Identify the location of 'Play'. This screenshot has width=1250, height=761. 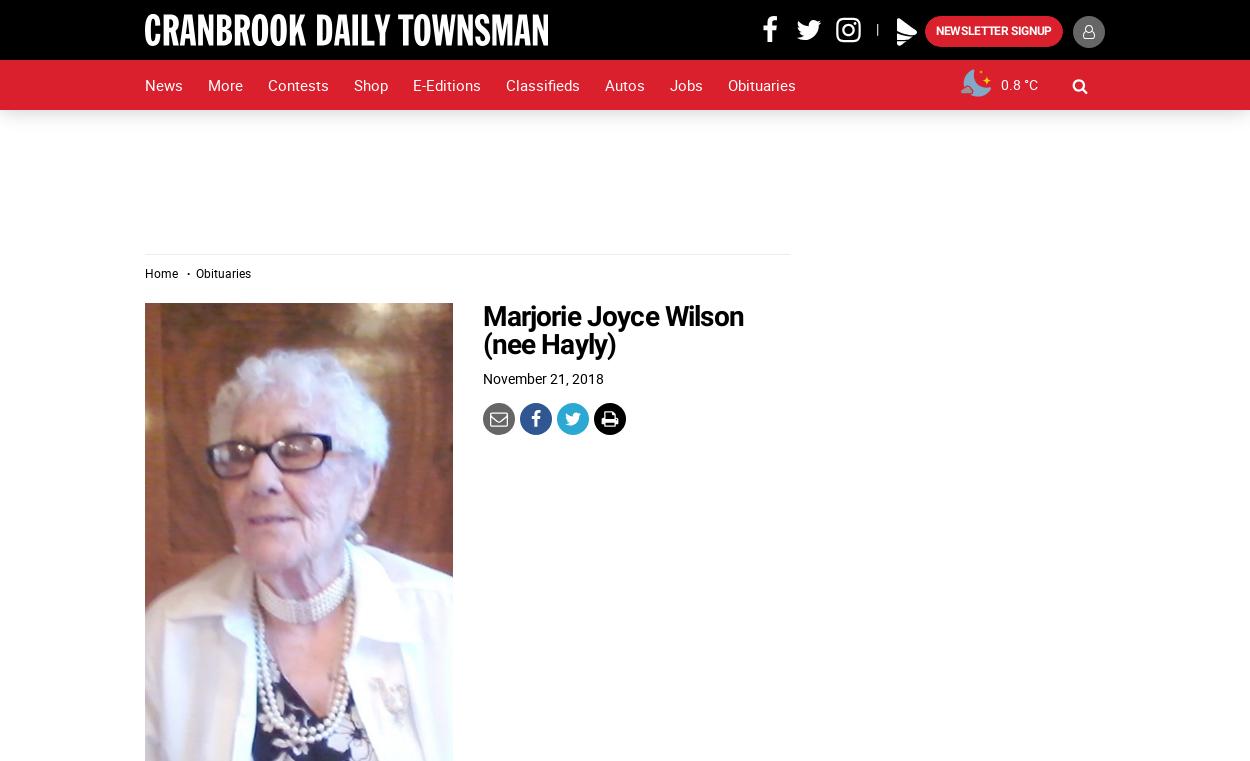
(903, 15).